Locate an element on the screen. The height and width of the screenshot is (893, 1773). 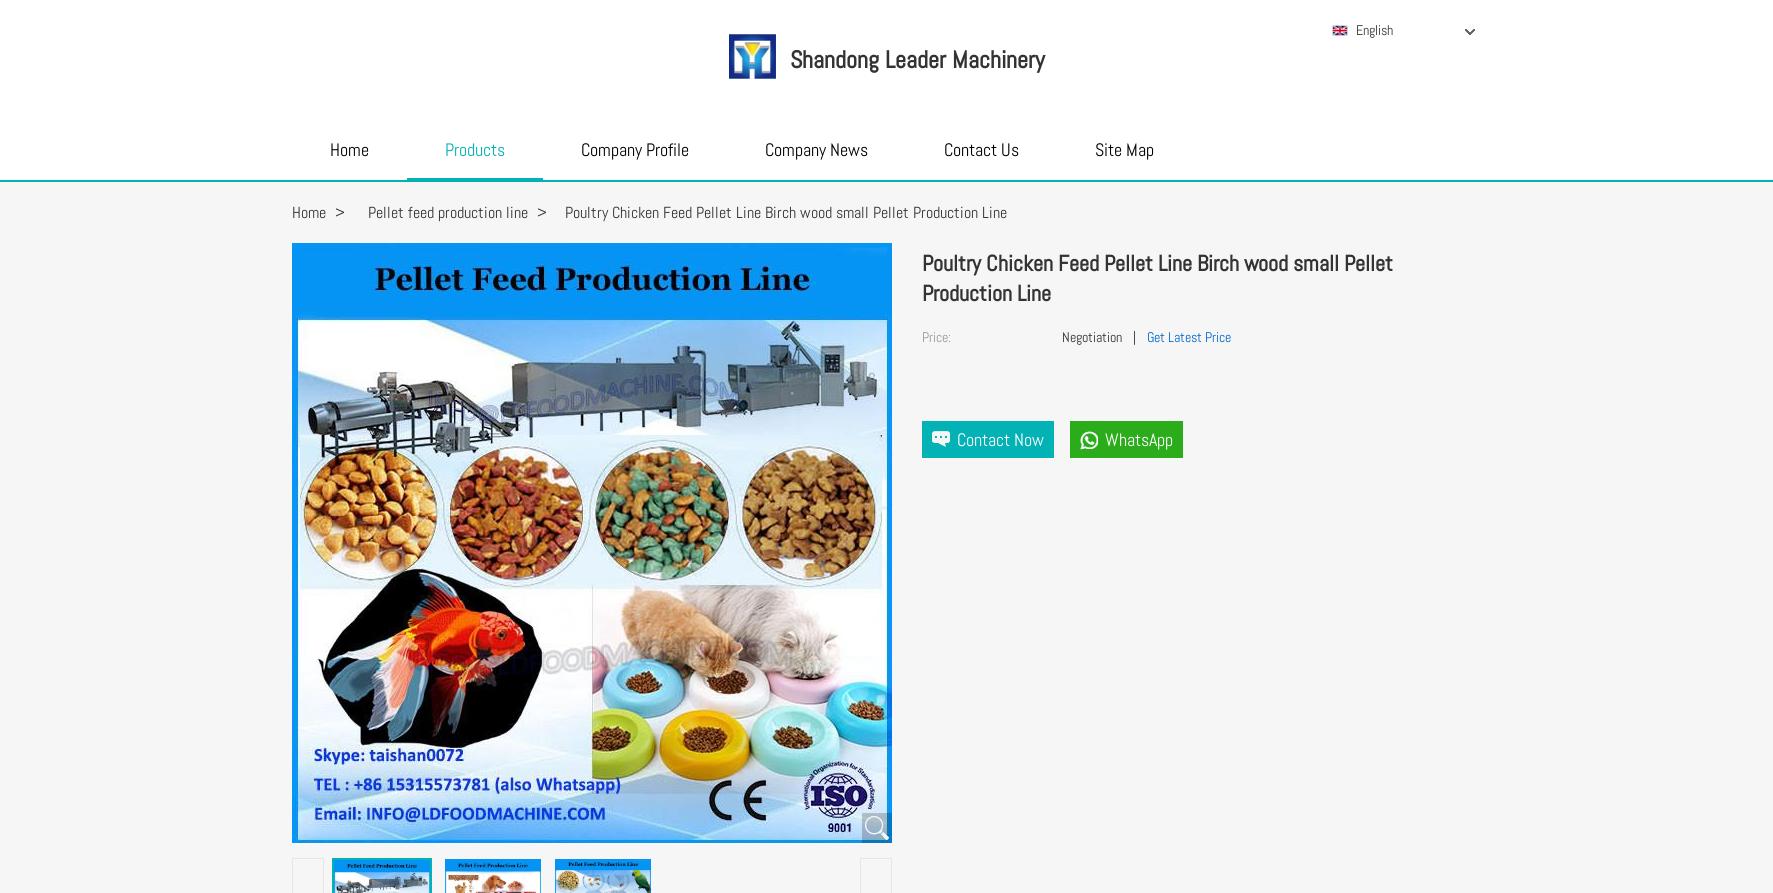
'Negotiation' is located at coordinates (1090, 337).